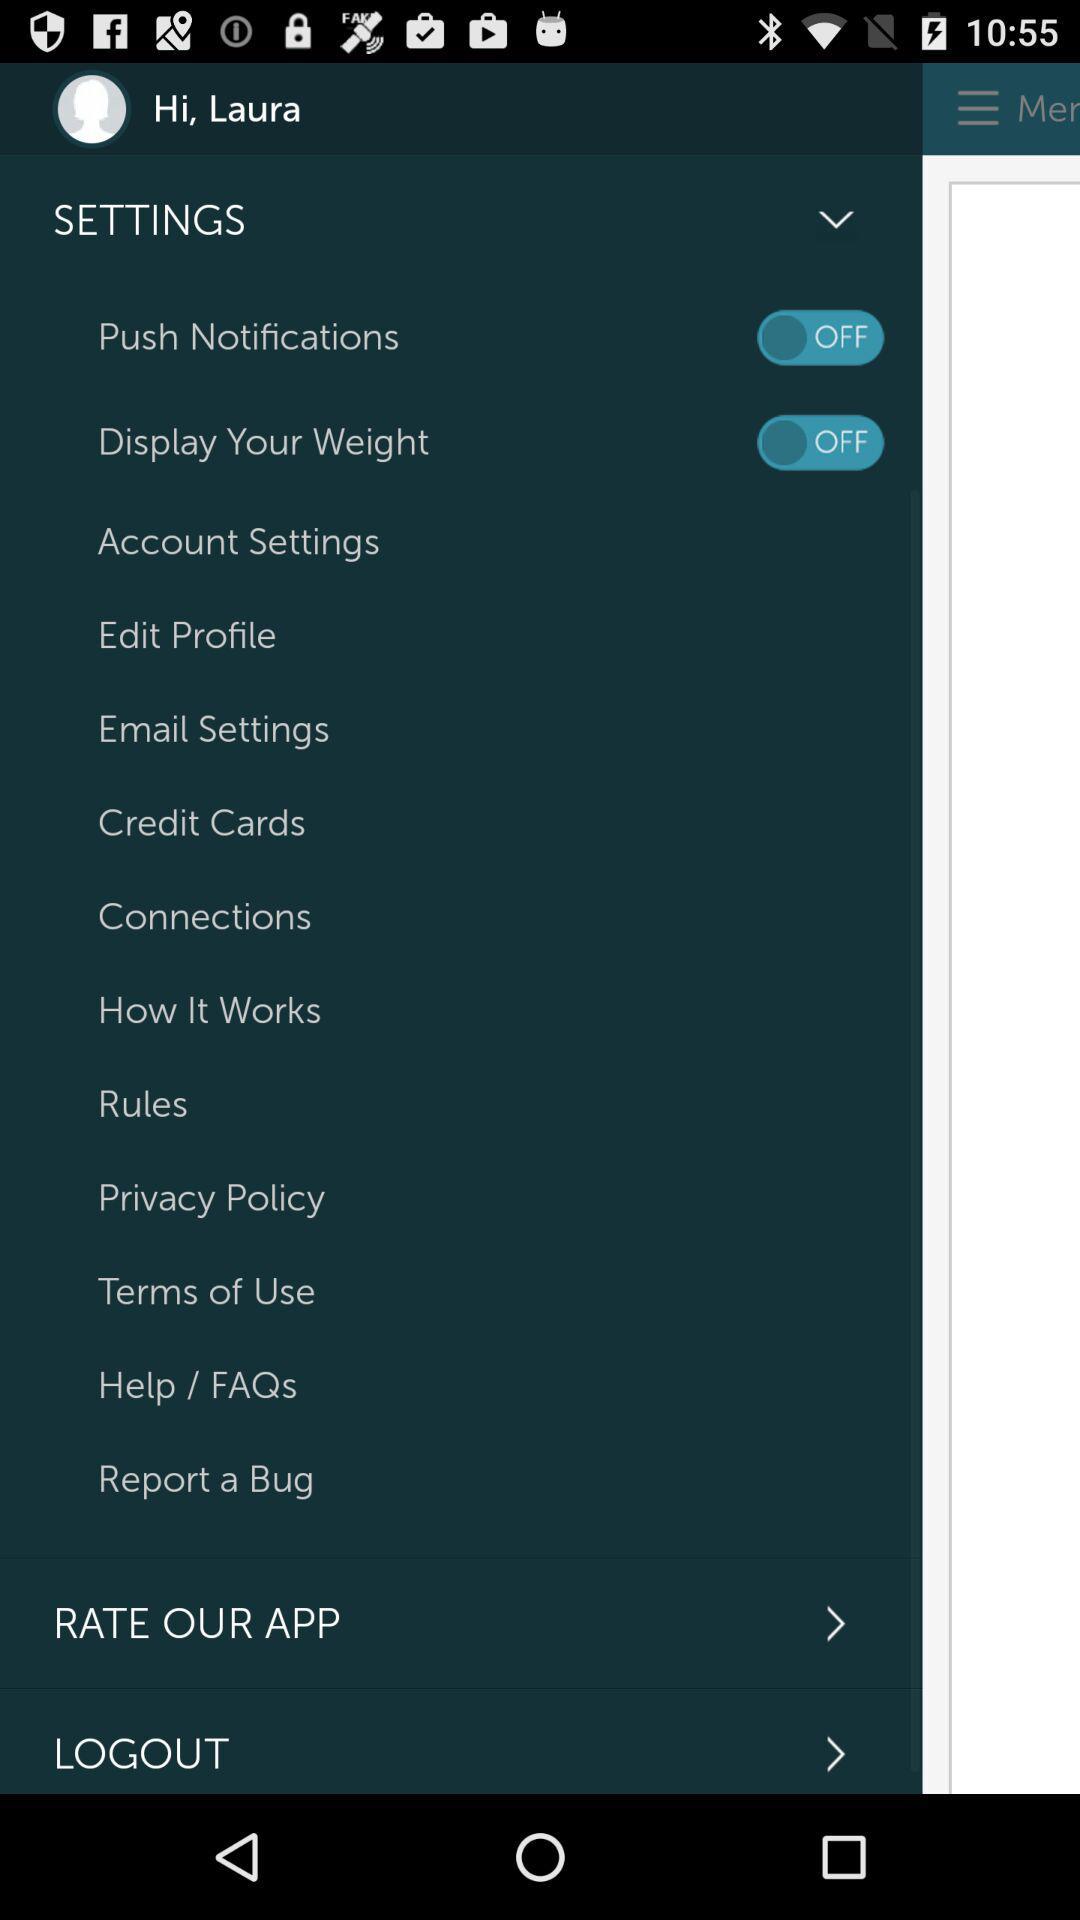 This screenshot has height=1920, width=1080. I want to click on push notifications, so click(820, 337).